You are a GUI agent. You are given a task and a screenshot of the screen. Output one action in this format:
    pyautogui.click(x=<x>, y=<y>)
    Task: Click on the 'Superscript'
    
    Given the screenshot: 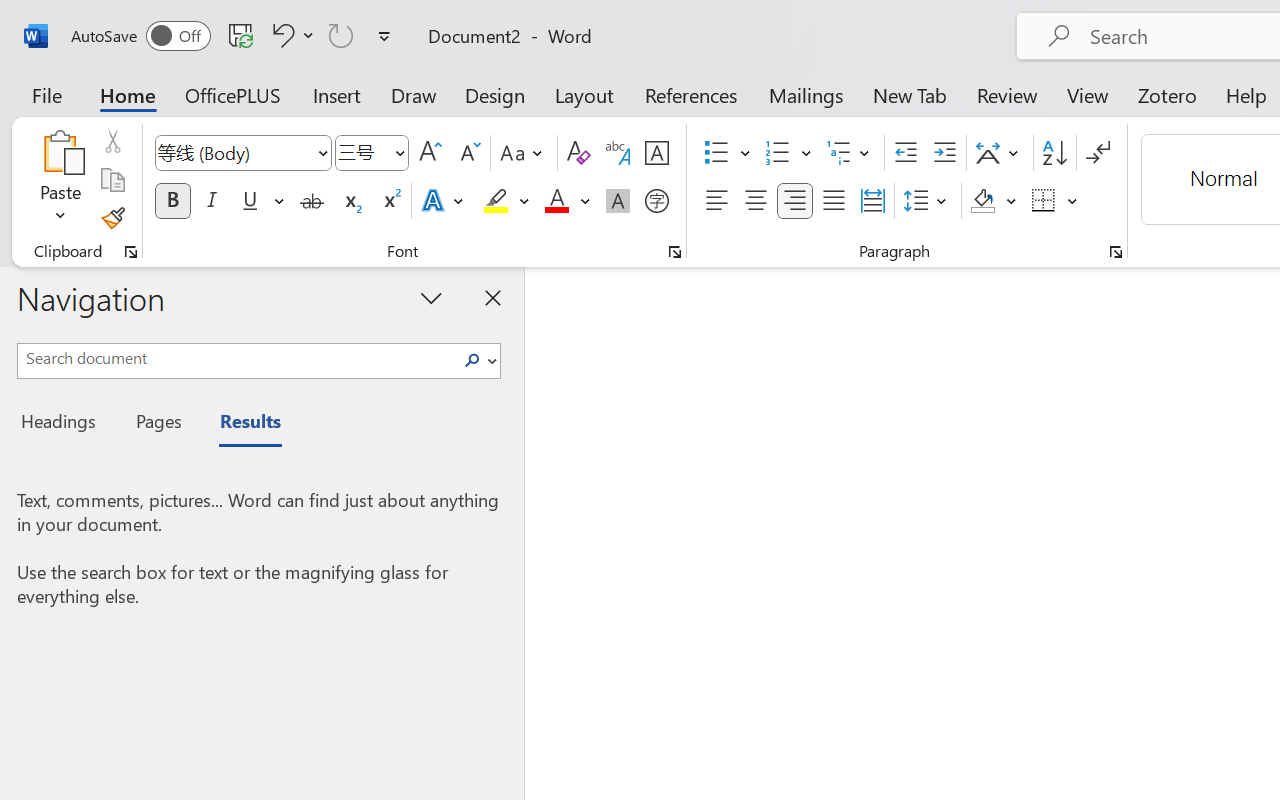 What is the action you would take?
    pyautogui.click(x=390, y=201)
    